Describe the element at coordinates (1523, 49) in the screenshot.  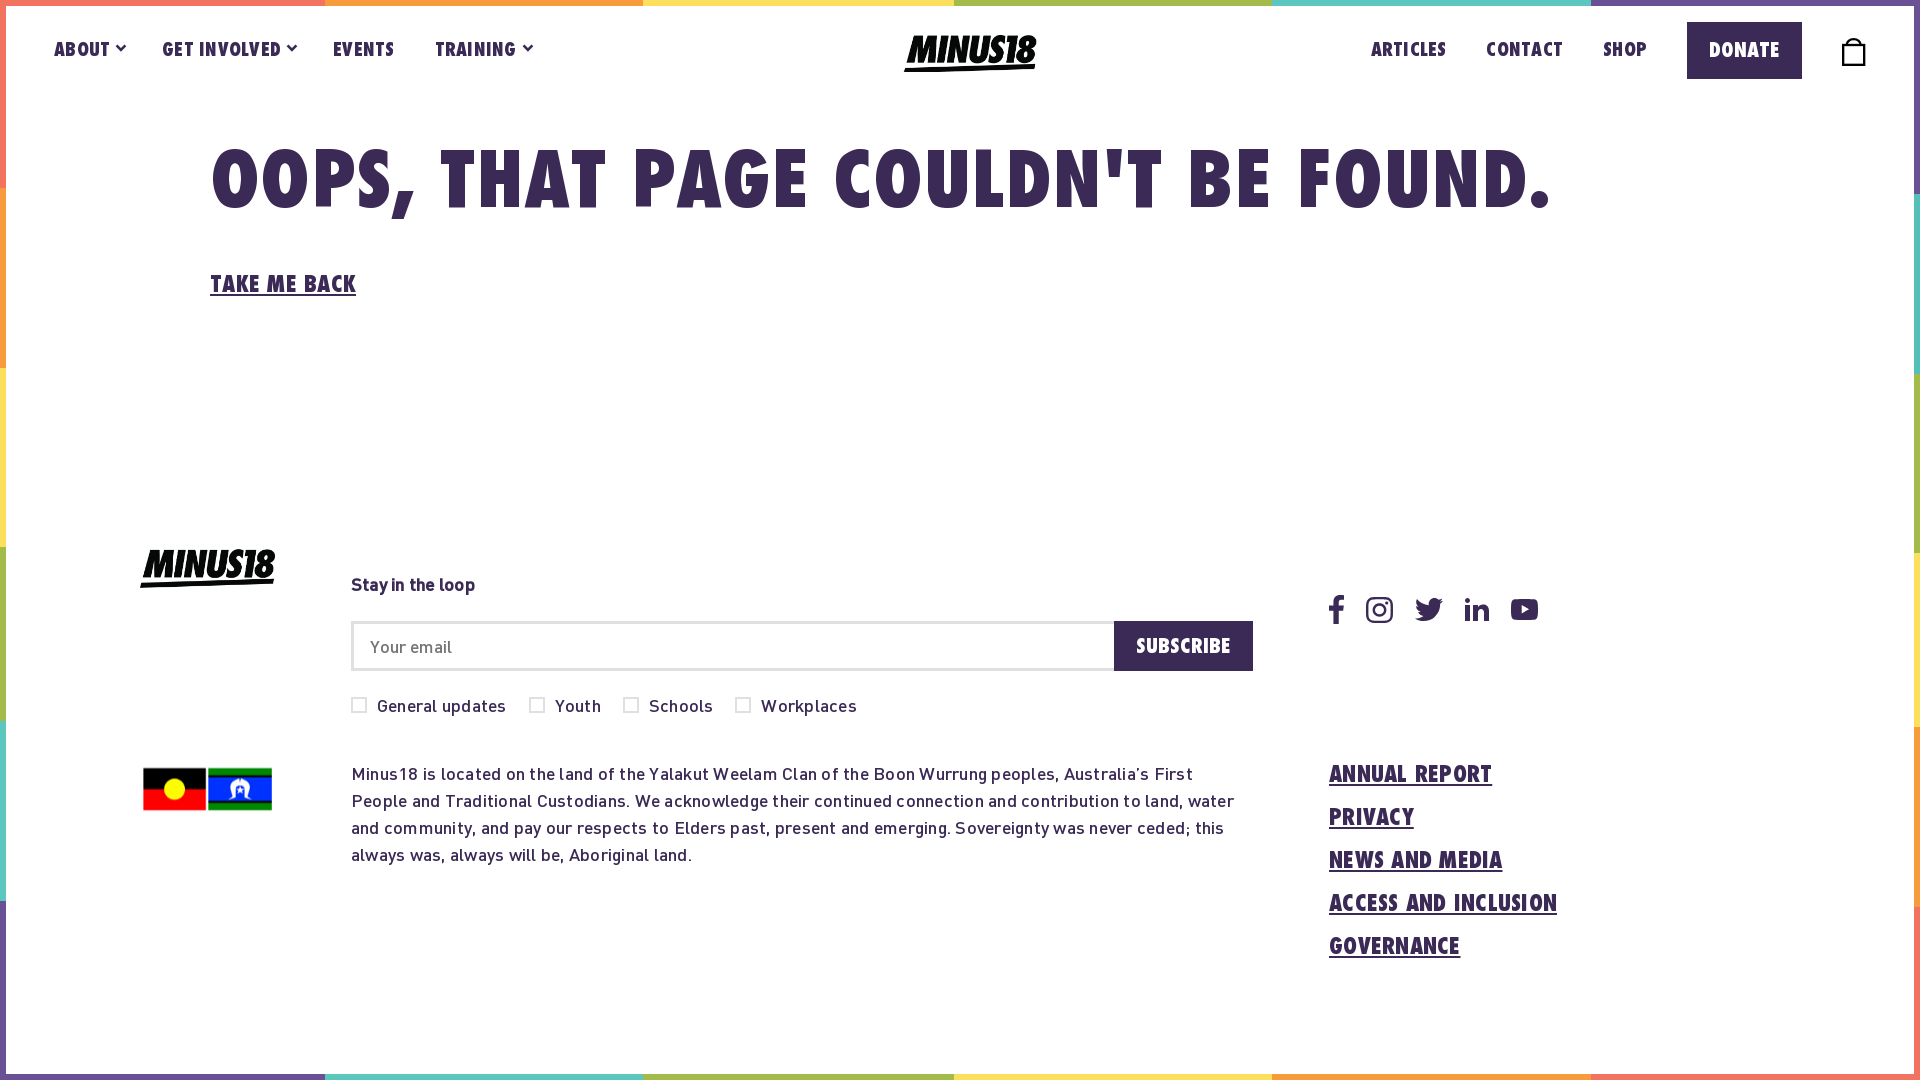
I see `'CONTACT'` at that location.